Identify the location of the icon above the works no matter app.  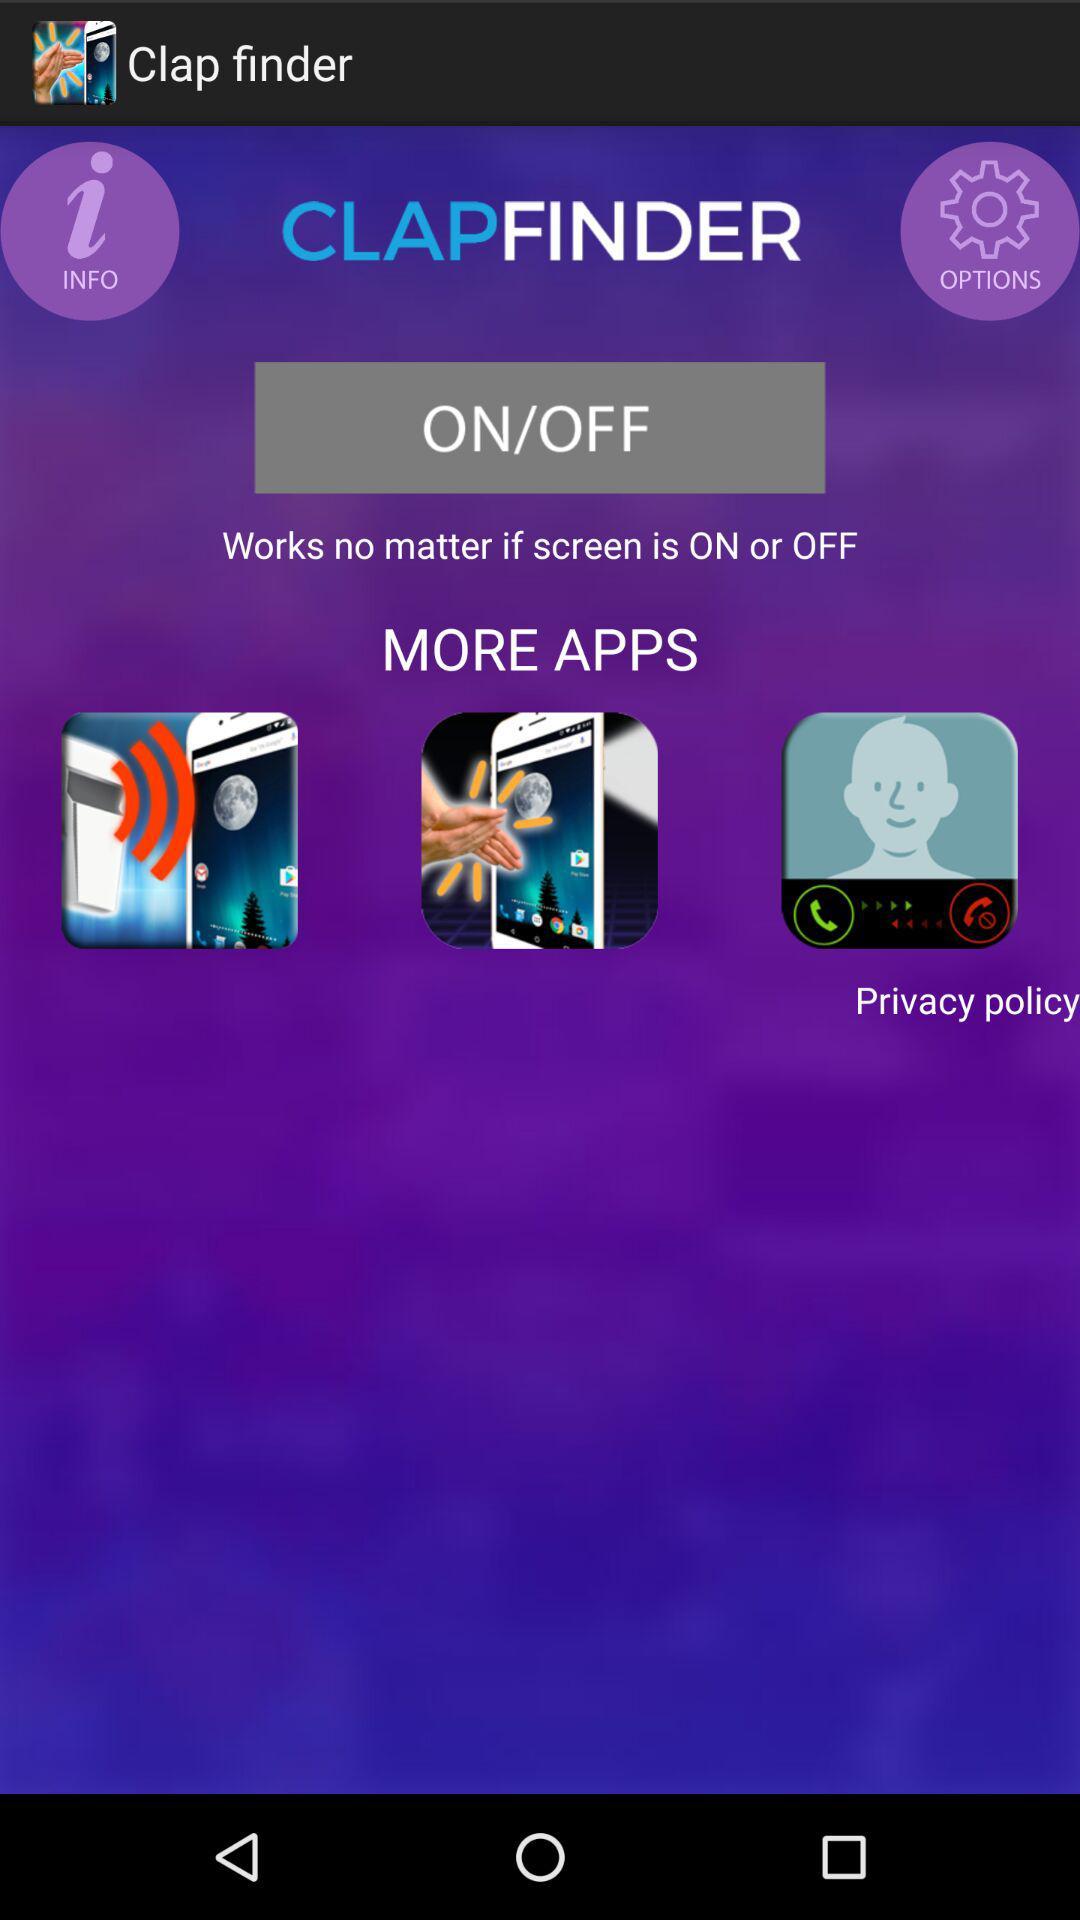
(540, 426).